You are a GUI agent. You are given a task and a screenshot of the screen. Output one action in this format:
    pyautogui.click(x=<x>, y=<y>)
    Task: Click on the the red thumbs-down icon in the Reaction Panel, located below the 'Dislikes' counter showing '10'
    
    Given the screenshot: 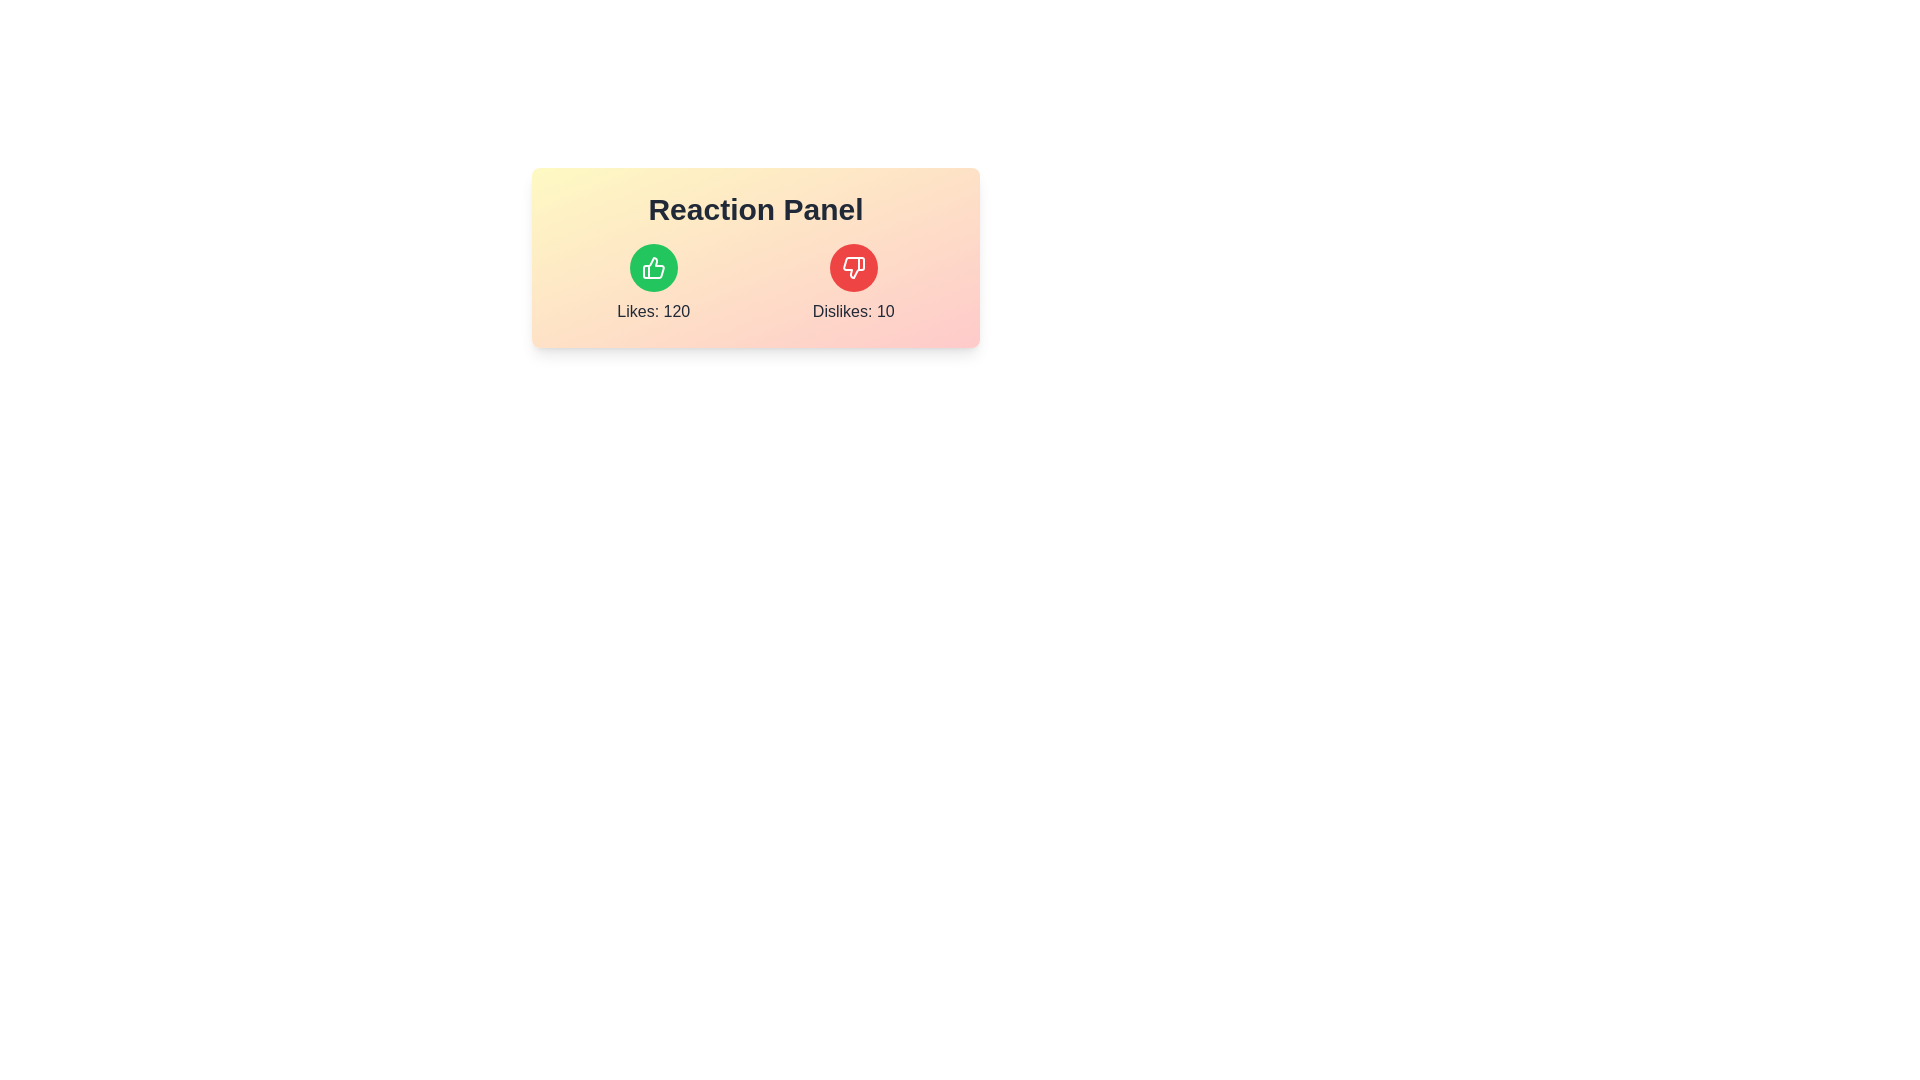 What is the action you would take?
    pyautogui.click(x=853, y=266)
    